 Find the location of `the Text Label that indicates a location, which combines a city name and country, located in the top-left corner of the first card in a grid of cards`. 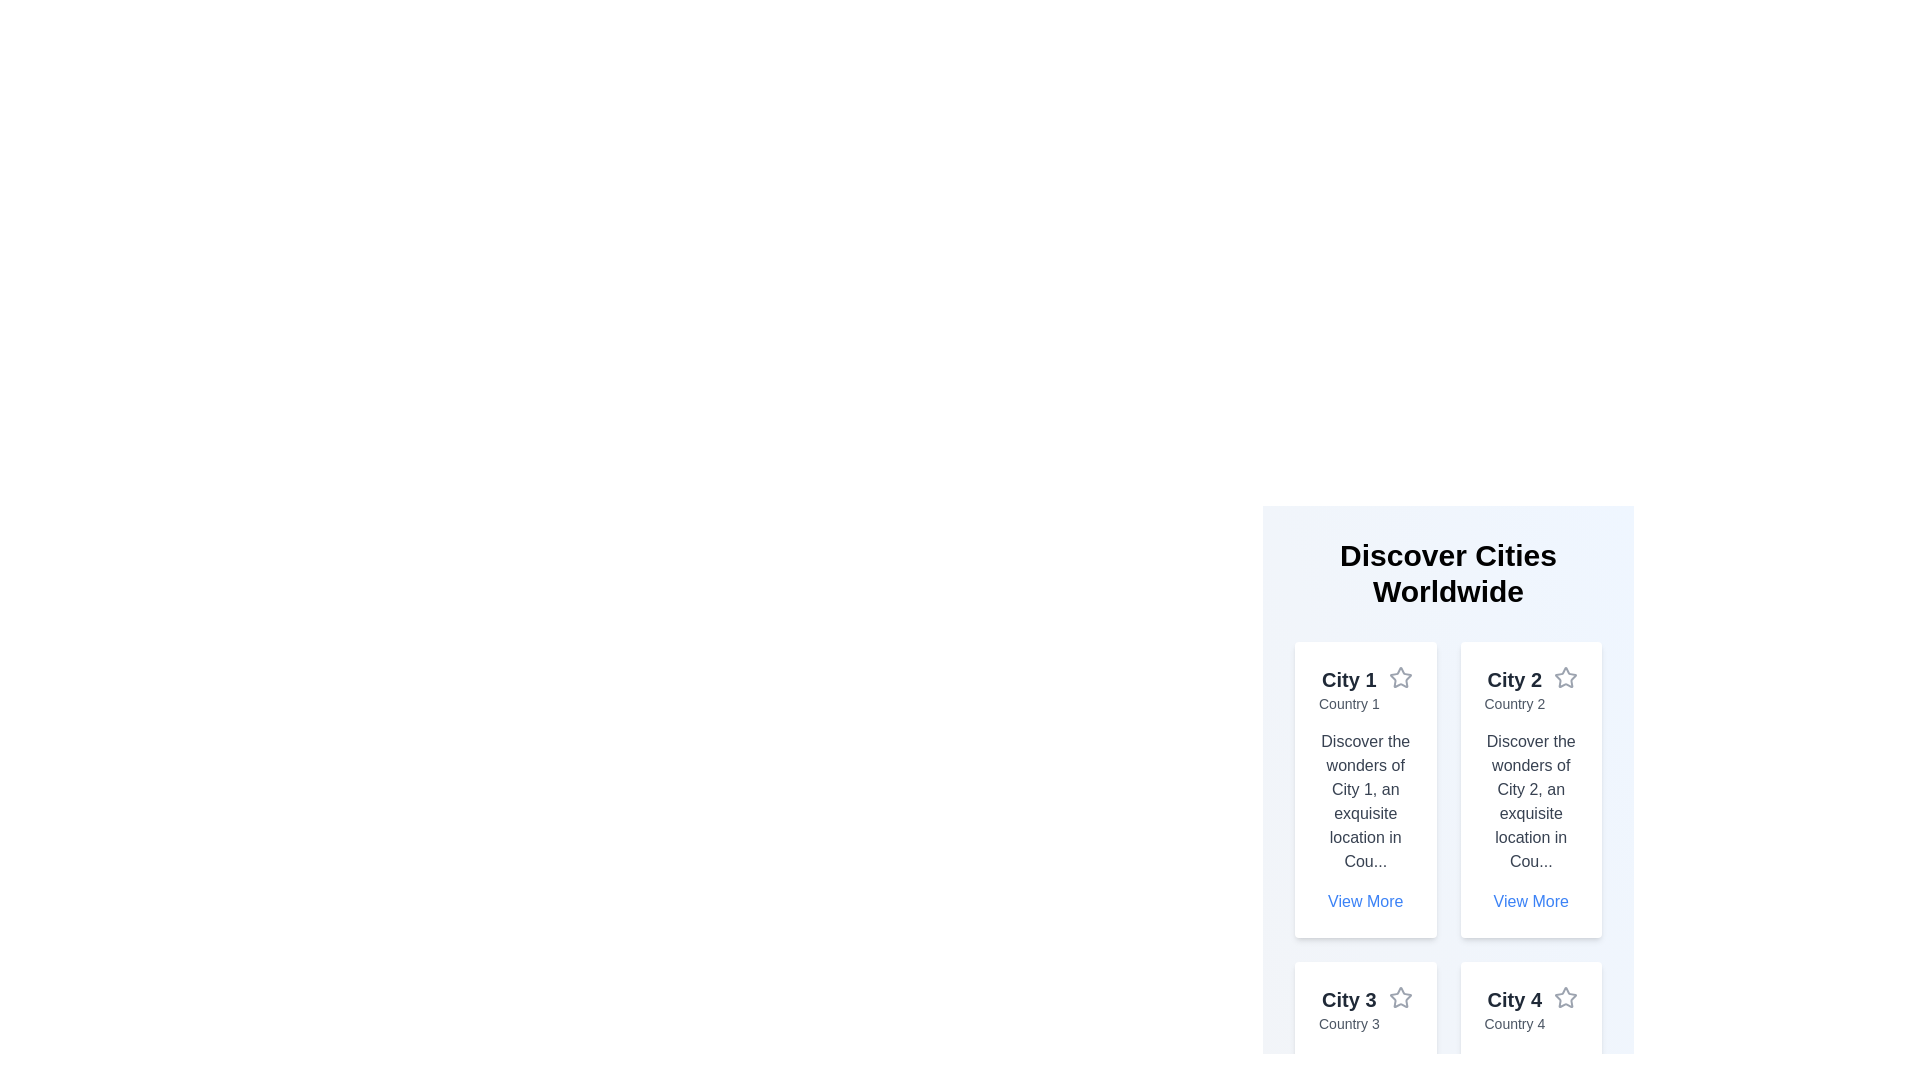

the Text Label that indicates a location, which combines a city name and country, located in the top-left corner of the first card in a grid of cards is located at coordinates (1349, 689).